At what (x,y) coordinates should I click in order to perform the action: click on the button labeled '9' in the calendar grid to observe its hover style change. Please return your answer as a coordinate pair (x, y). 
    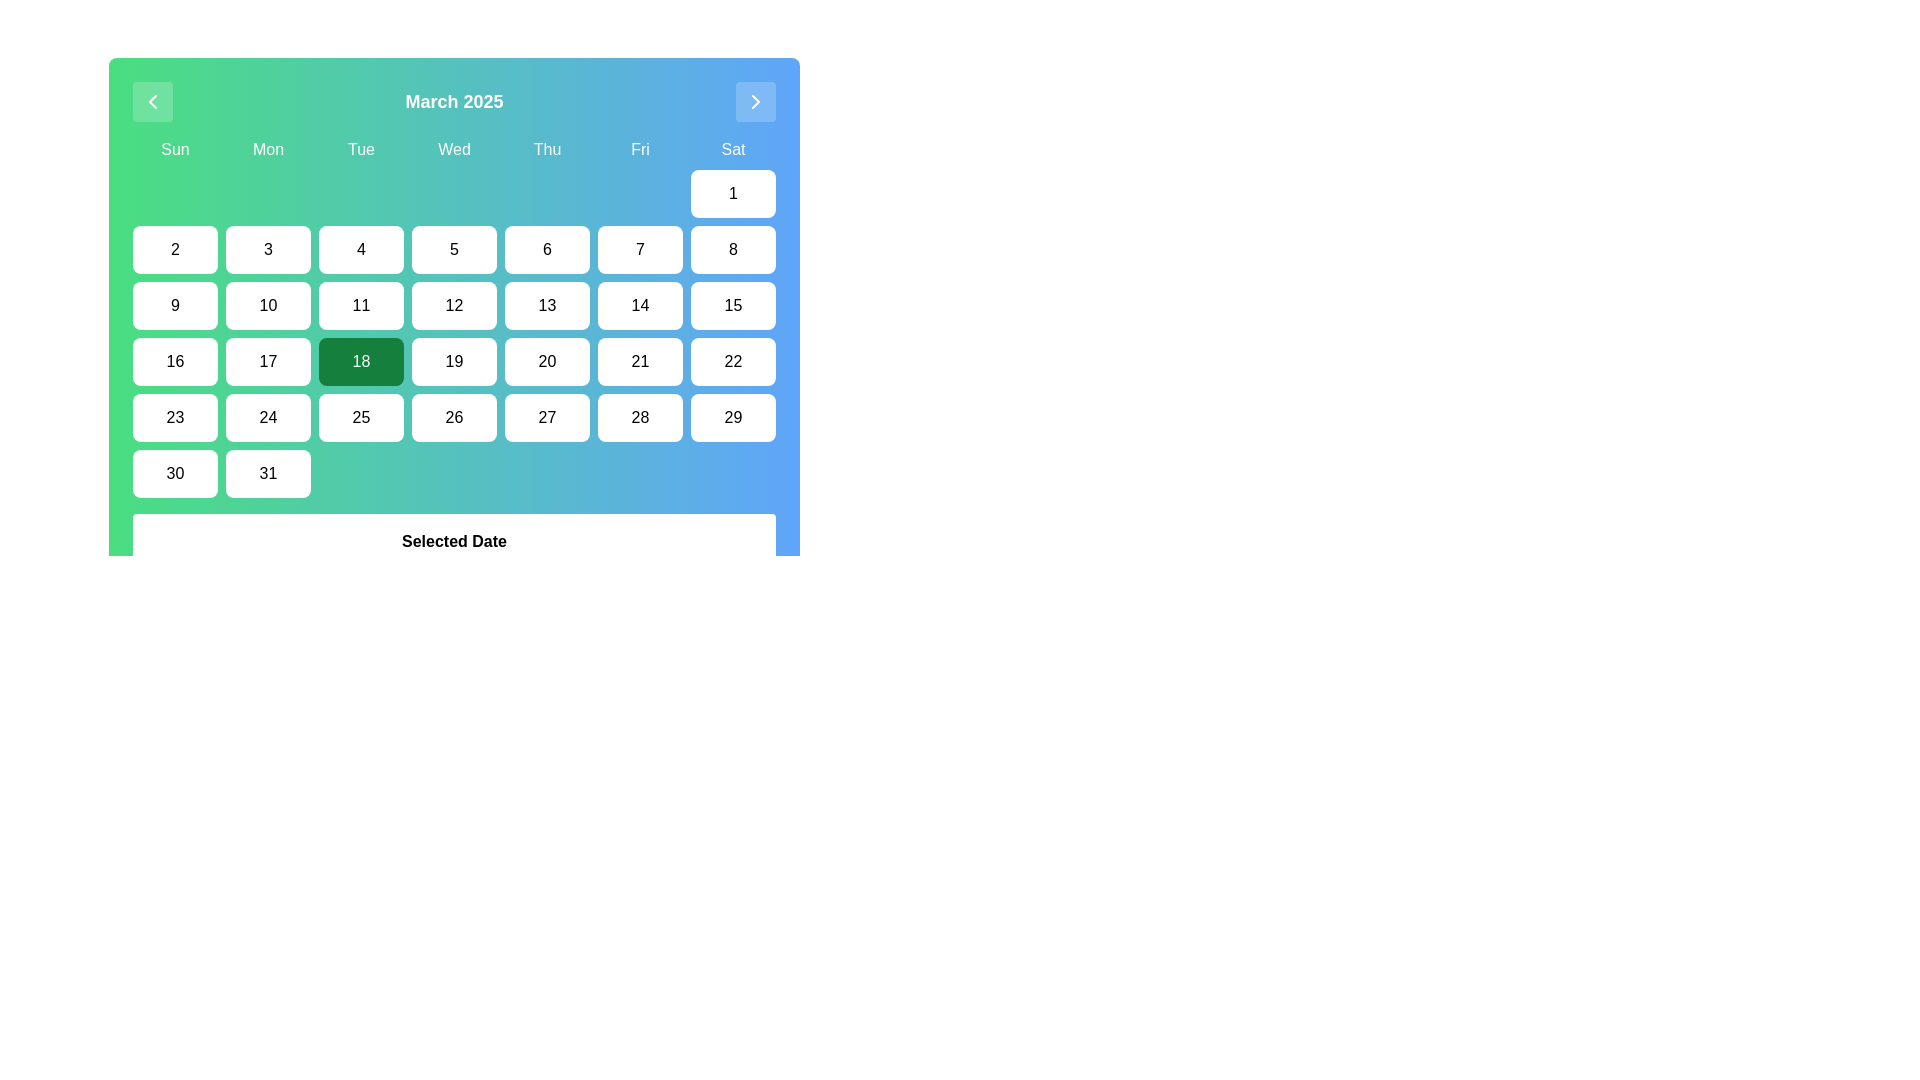
    Looking at the image, I should click on (175, 305).